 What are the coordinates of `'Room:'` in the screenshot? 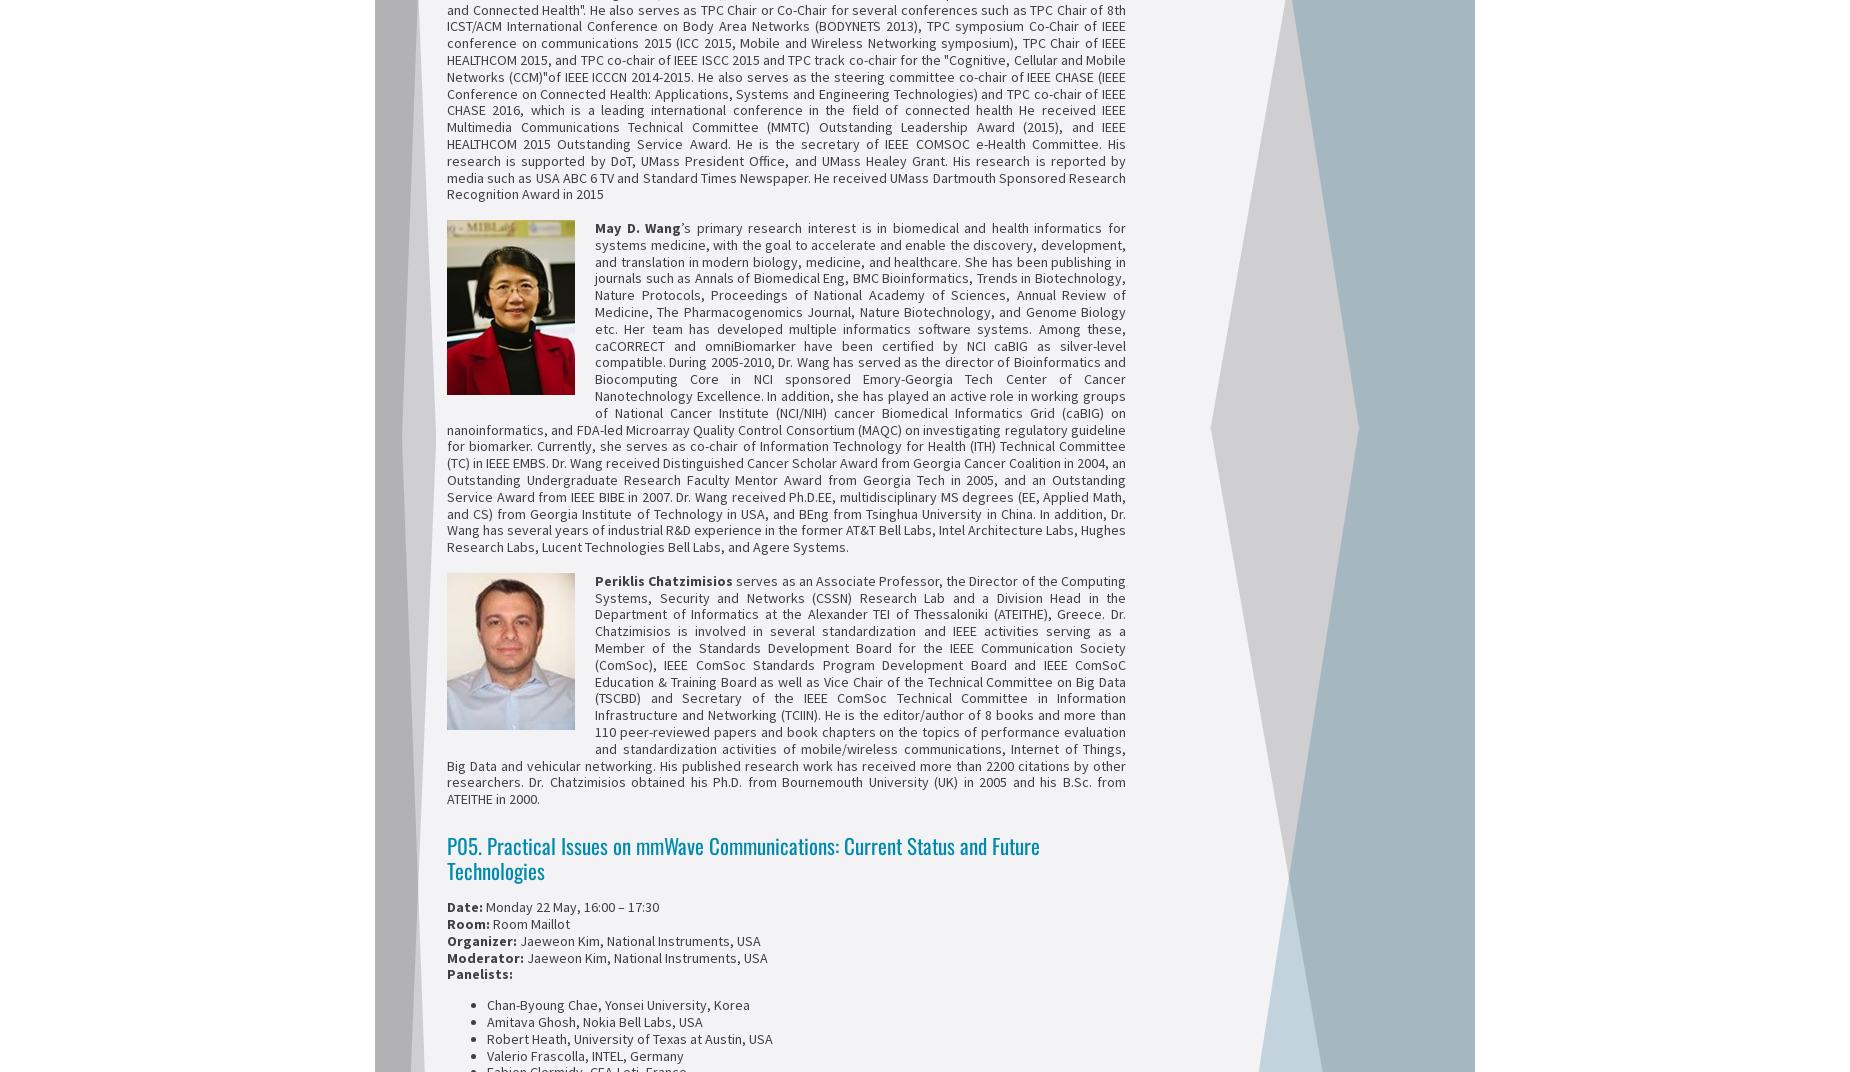 It's located at (470, 923).